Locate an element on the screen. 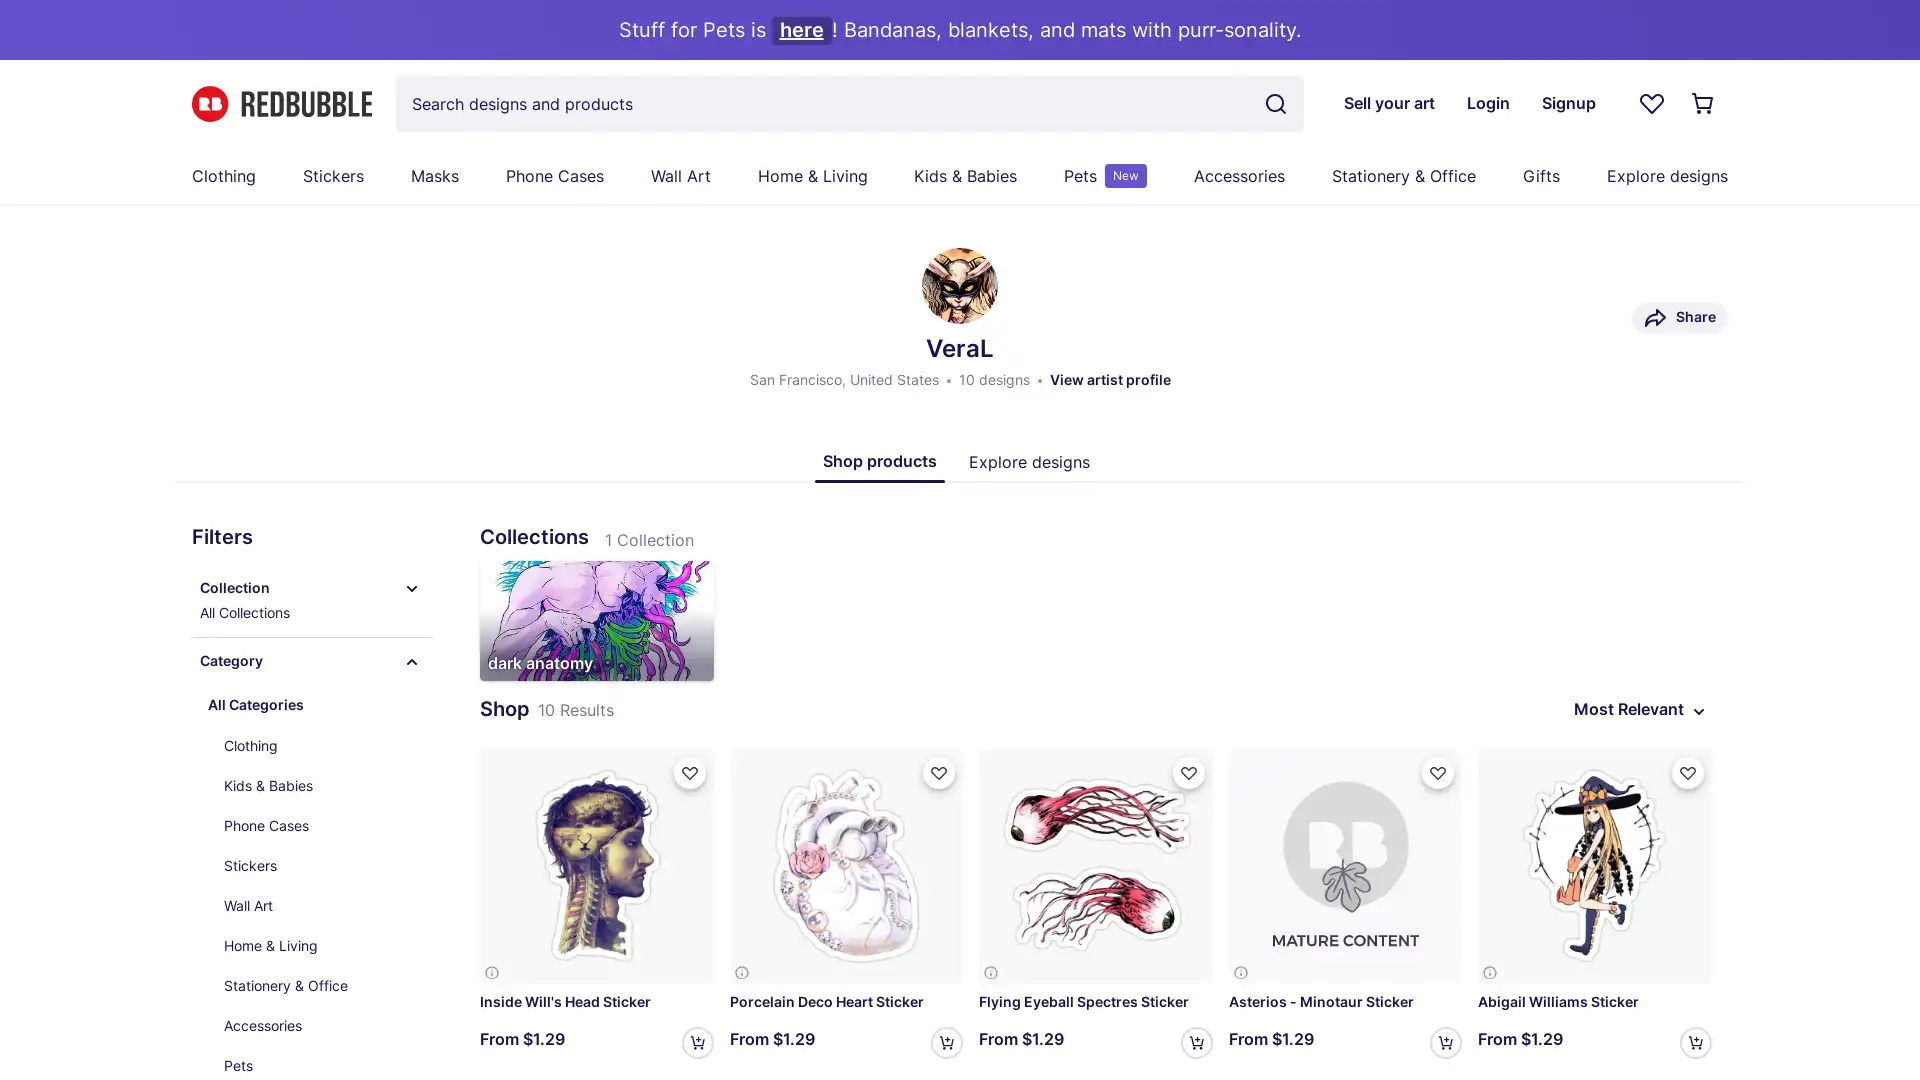  Collection All Collections is located at coordinates (311, 600).